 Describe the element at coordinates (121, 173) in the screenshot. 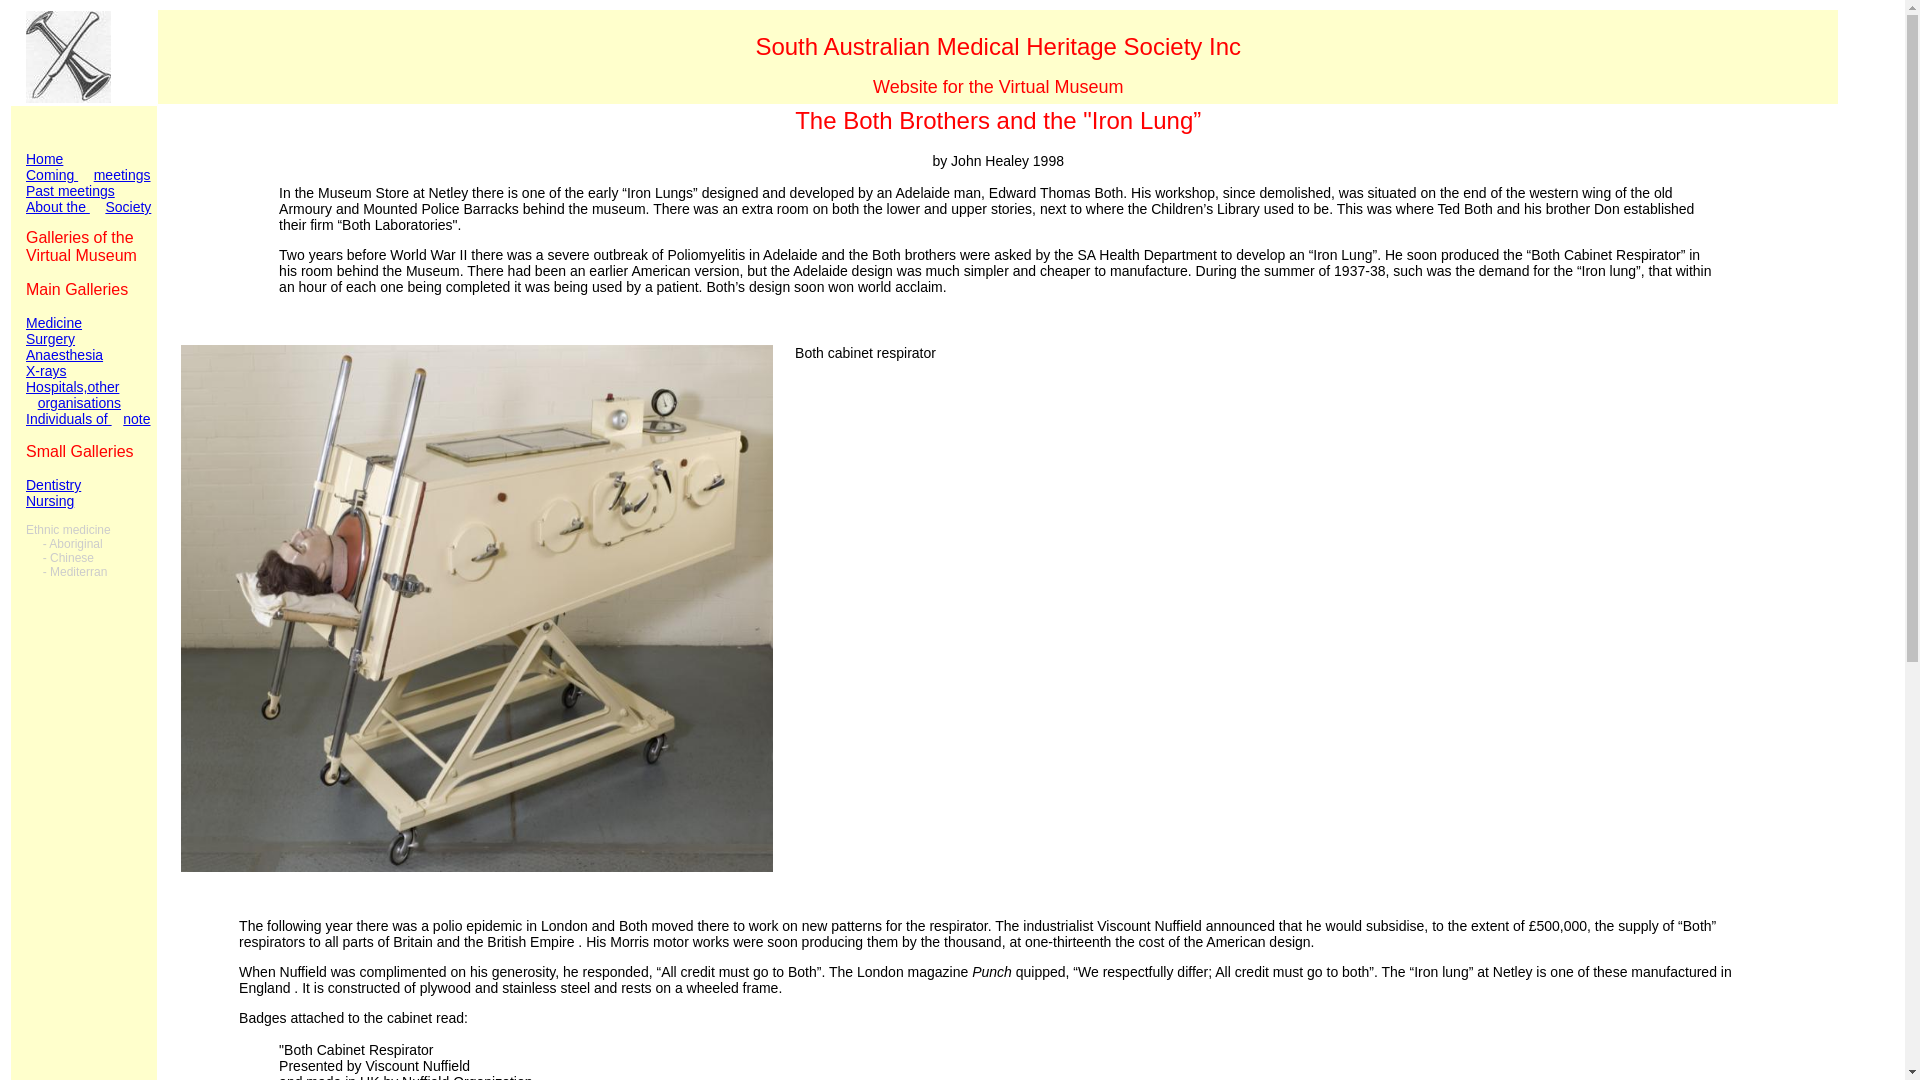

I see `'meetings'` at that location.